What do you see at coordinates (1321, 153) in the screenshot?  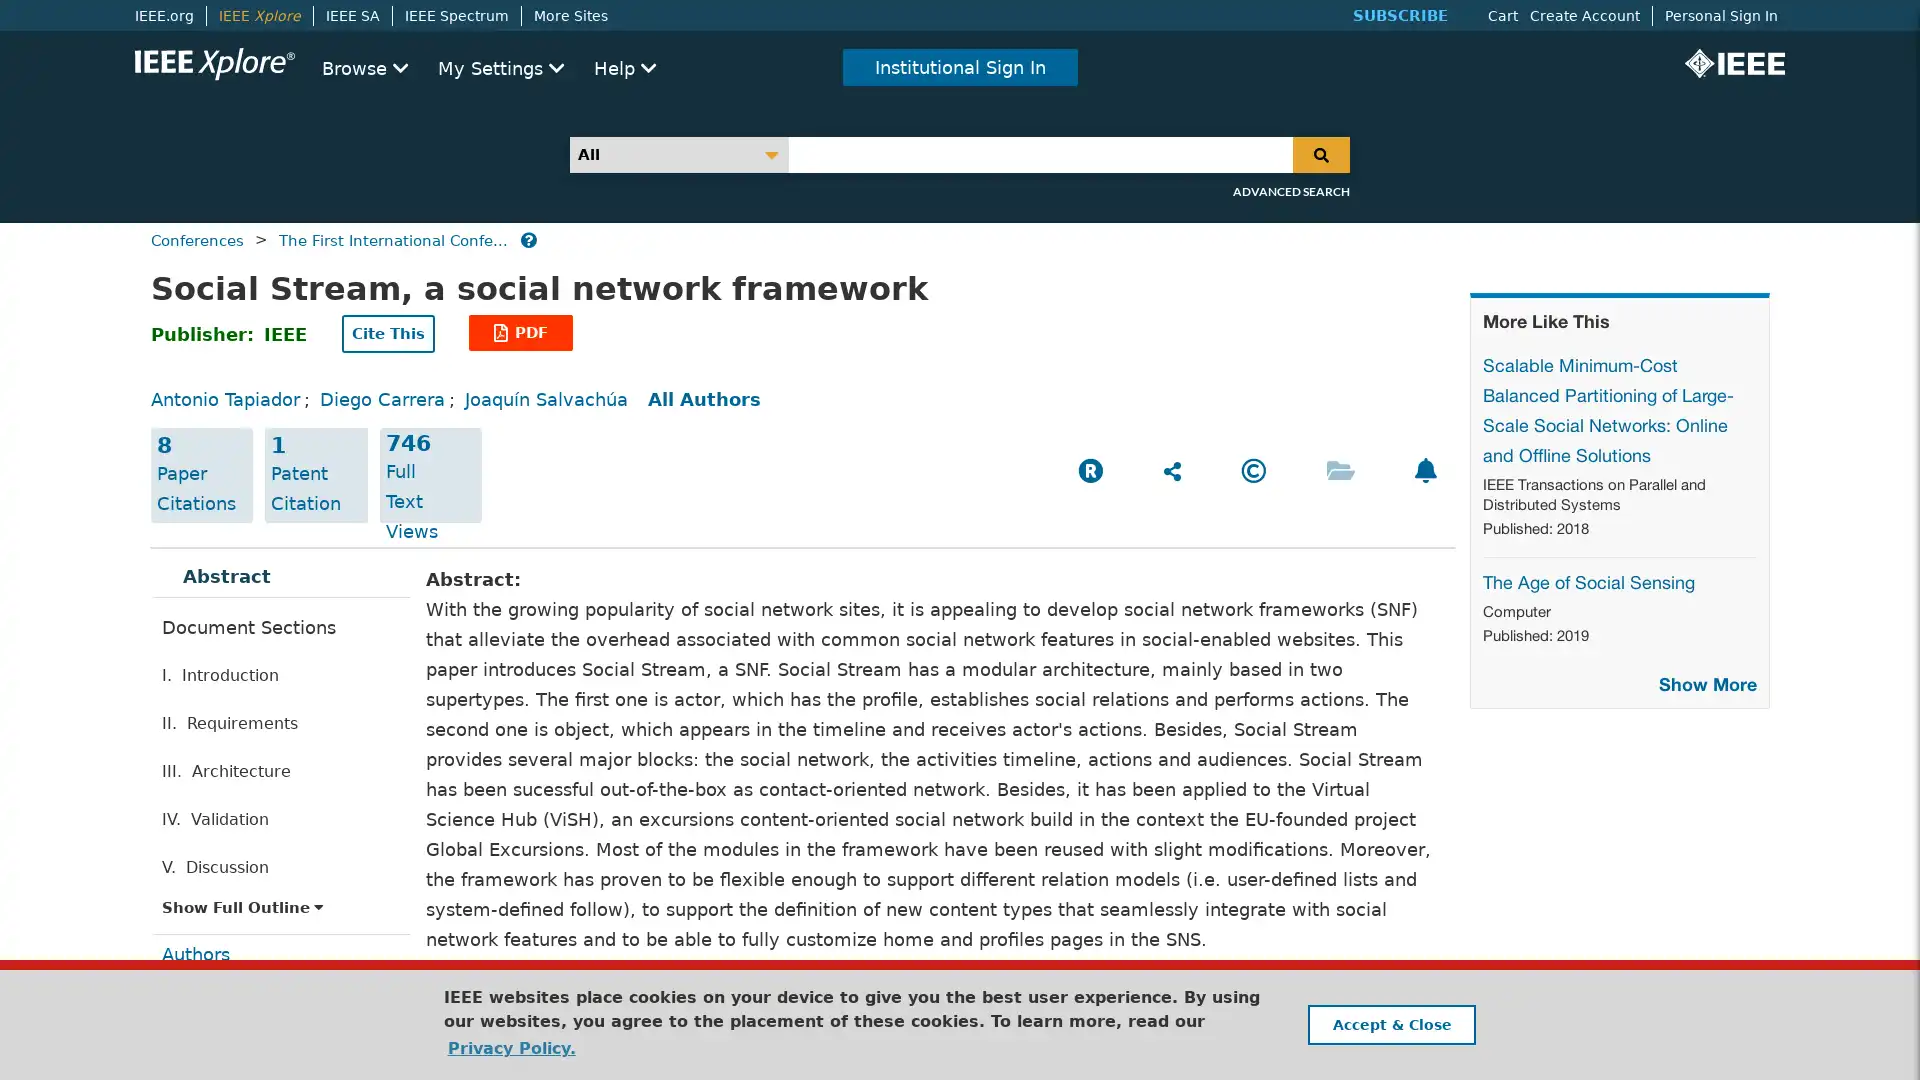 I see `Search` at bounding box center [1321, 153].